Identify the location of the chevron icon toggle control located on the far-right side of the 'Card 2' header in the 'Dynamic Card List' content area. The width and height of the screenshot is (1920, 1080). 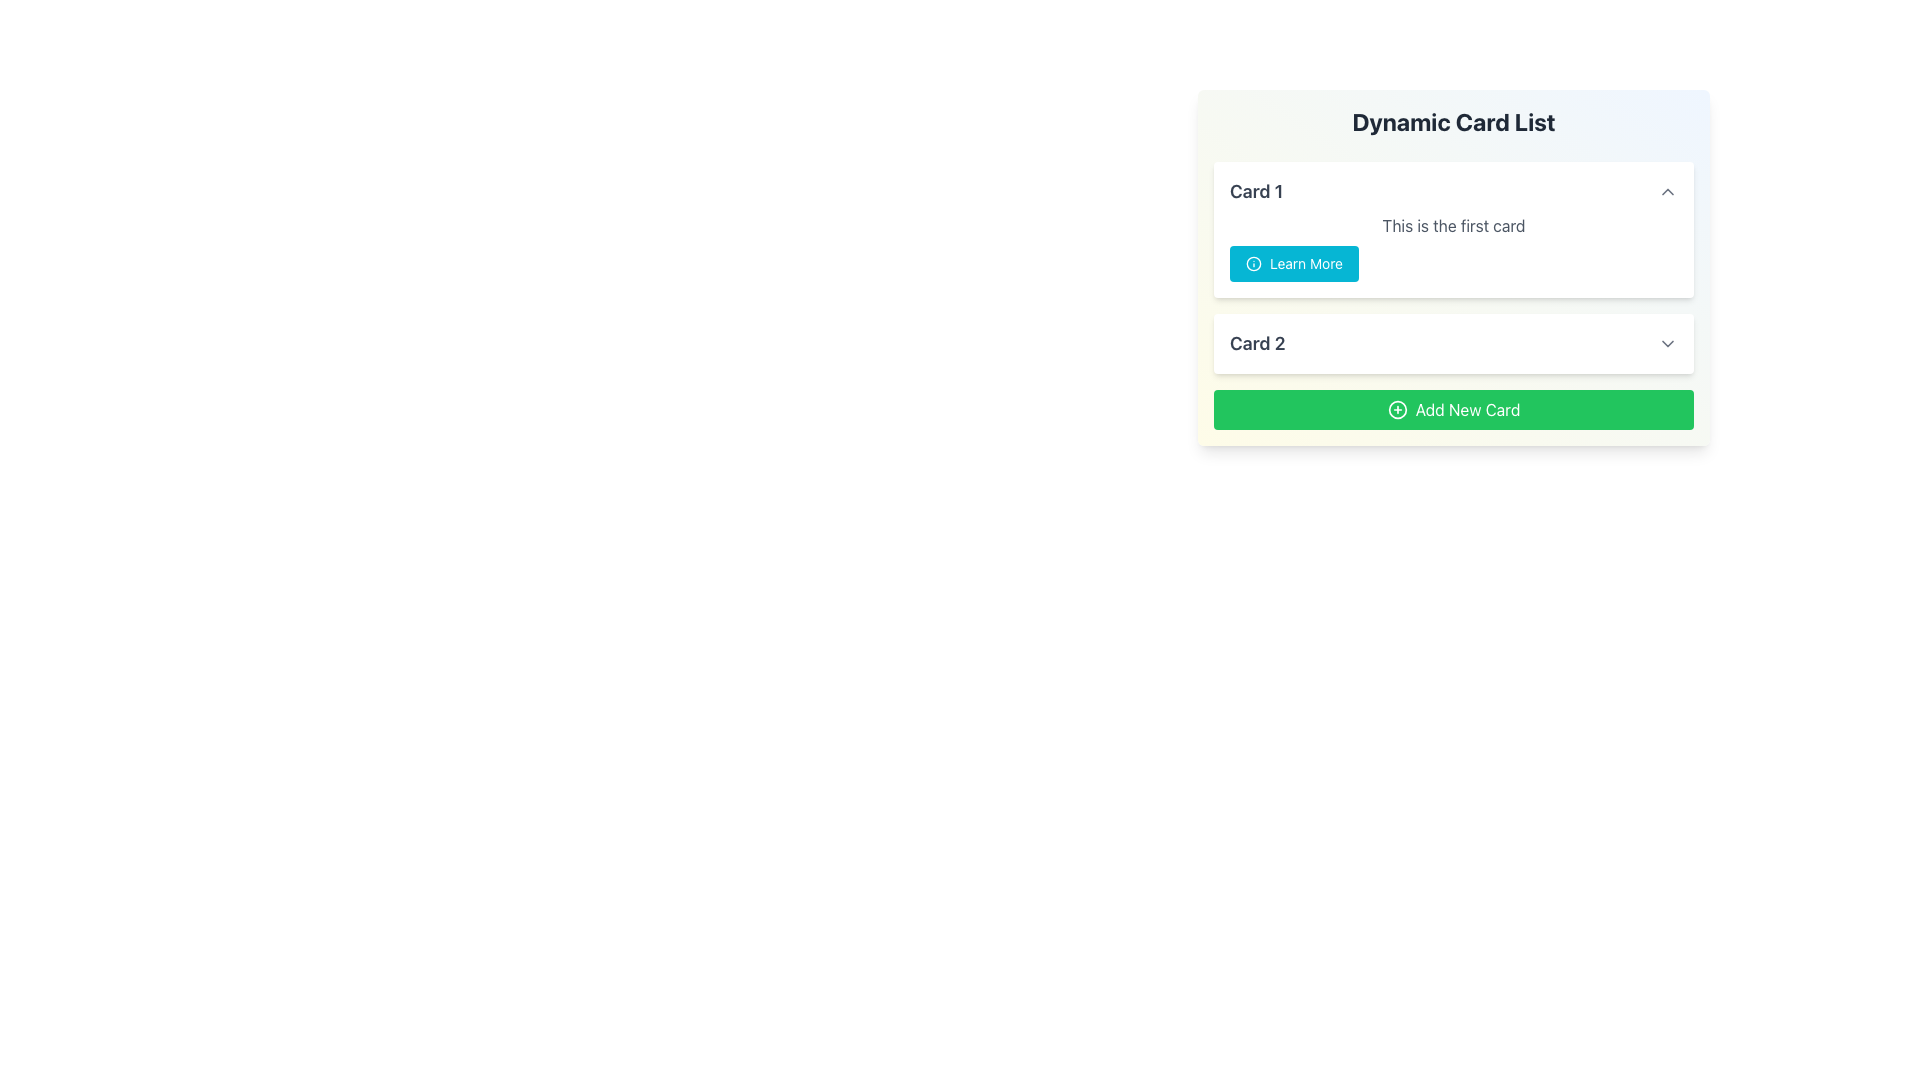
(1668, 342).